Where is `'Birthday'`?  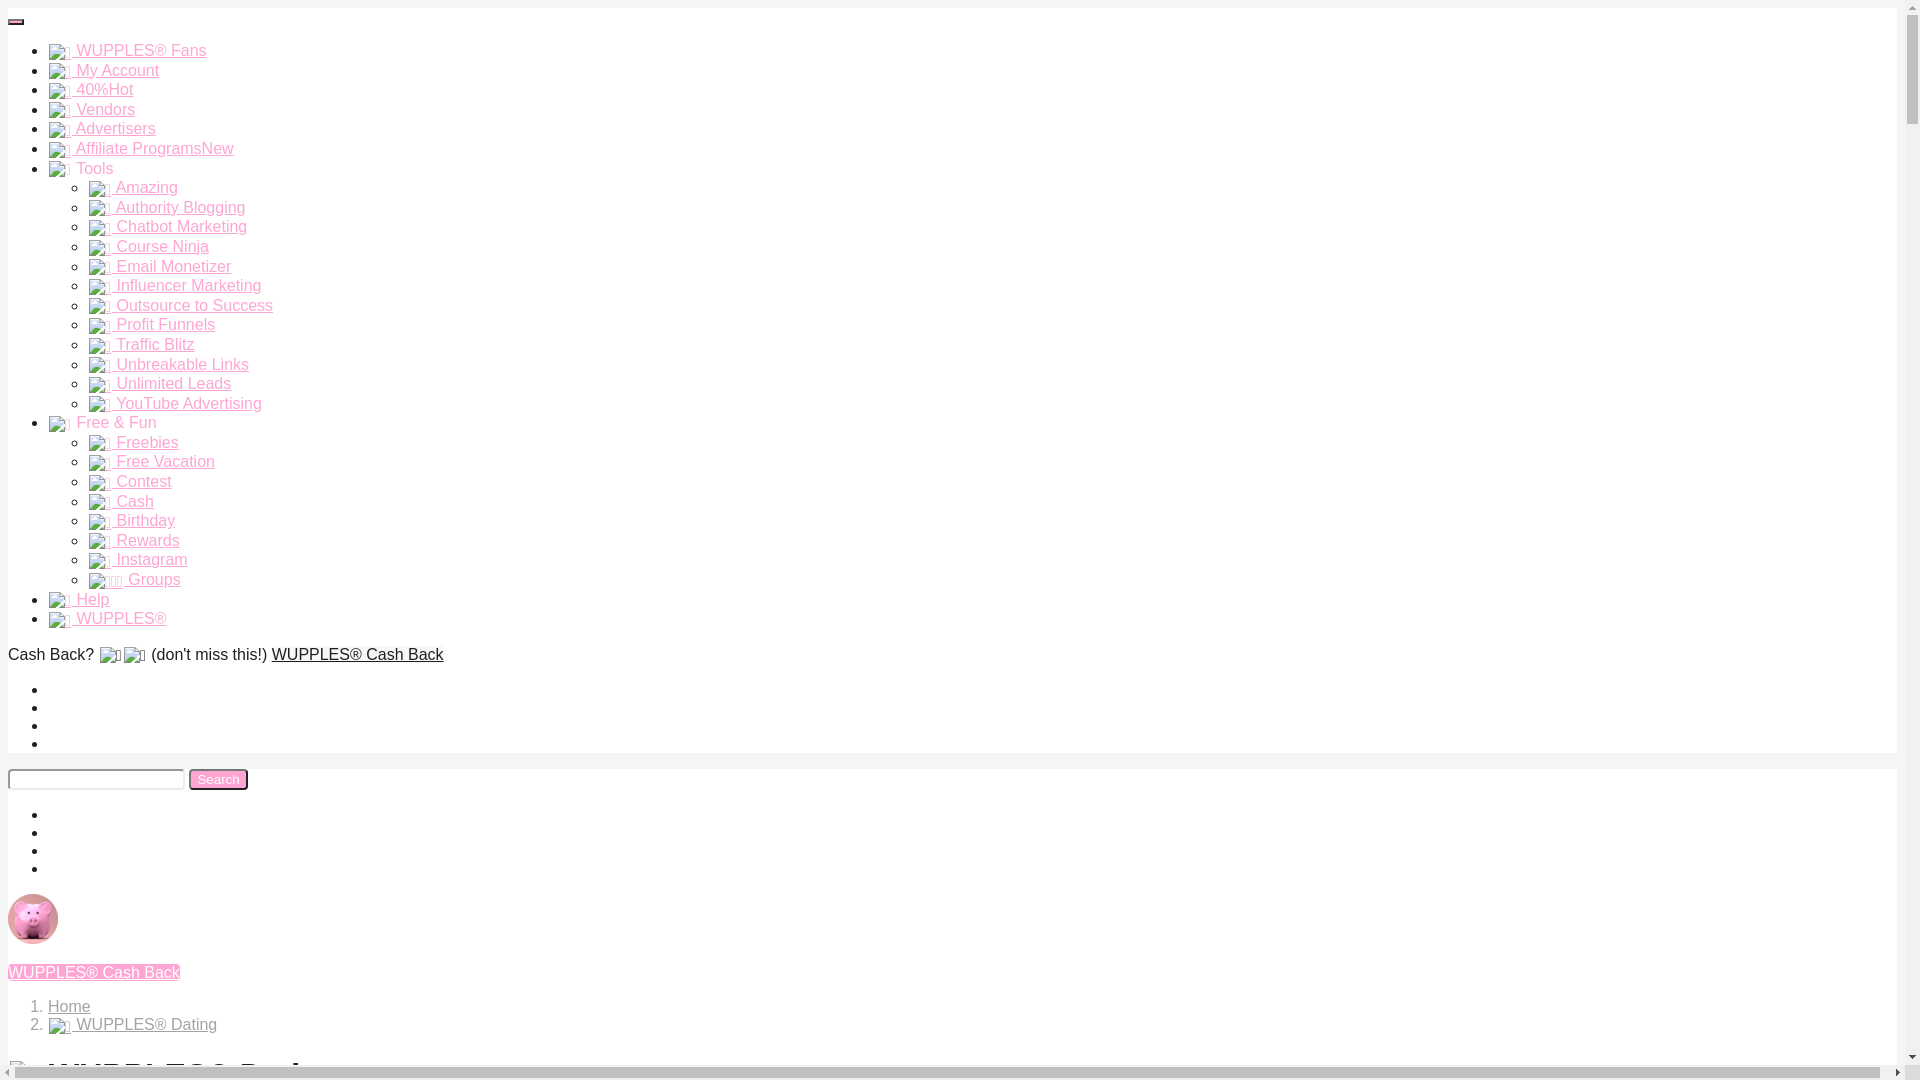 'Birthday' is located at coordinates (130, 519).